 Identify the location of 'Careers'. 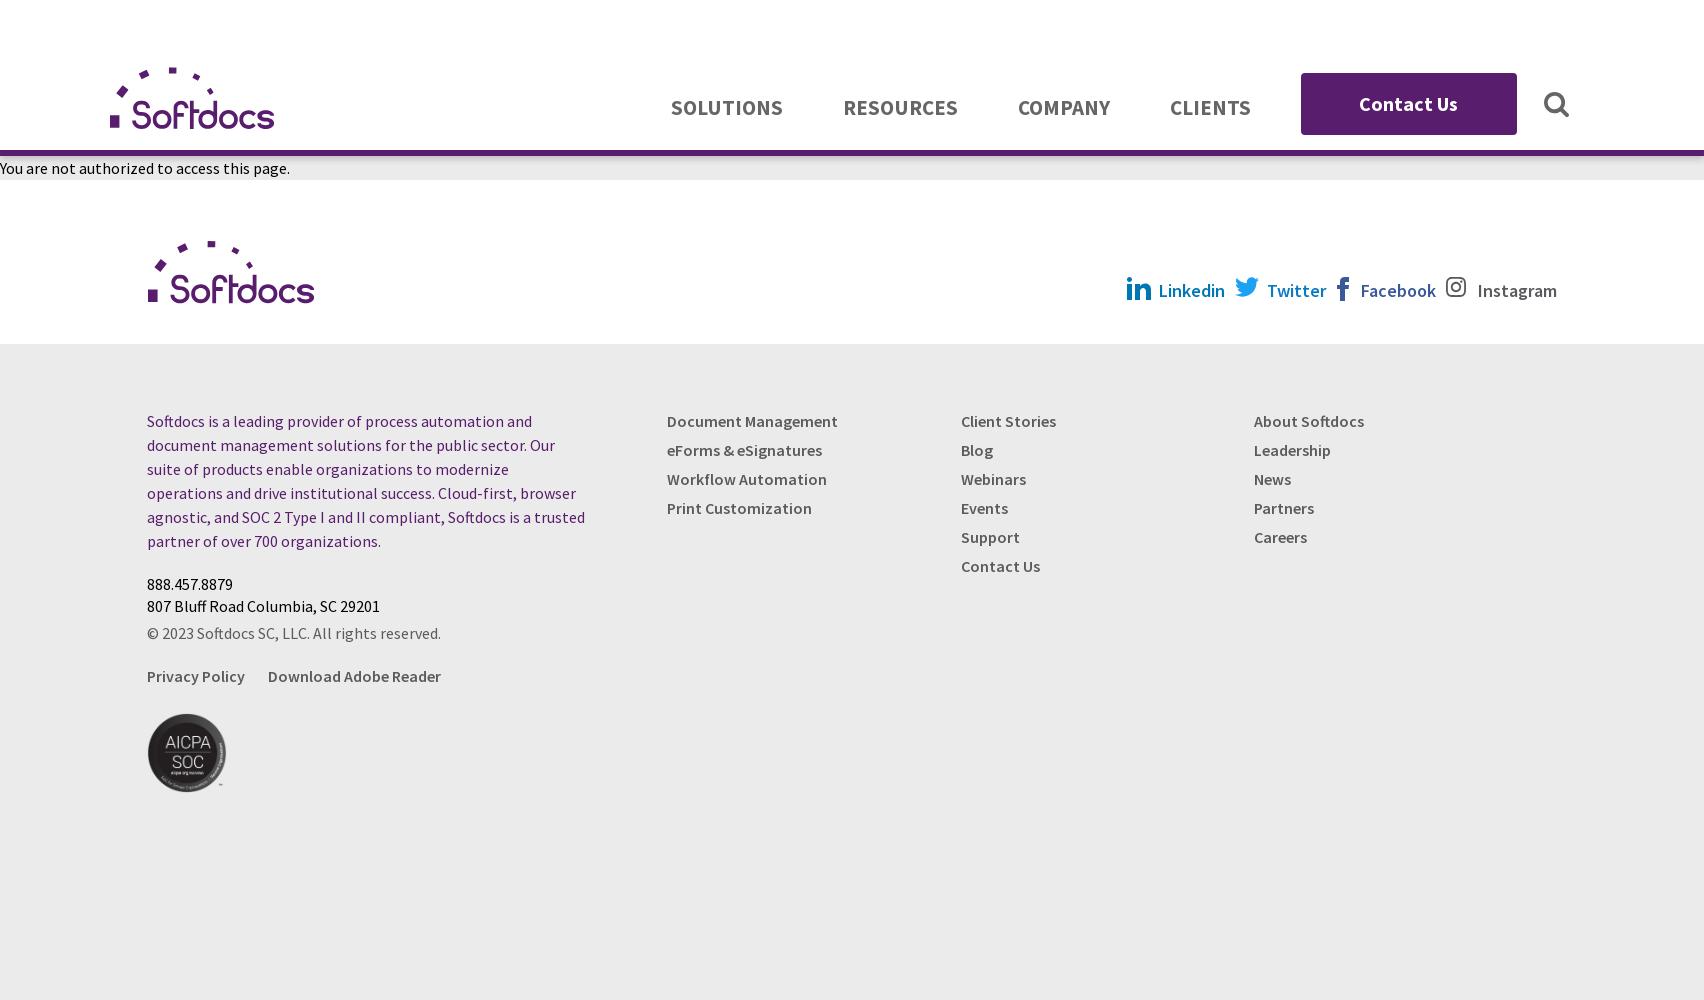
(1280, 536).